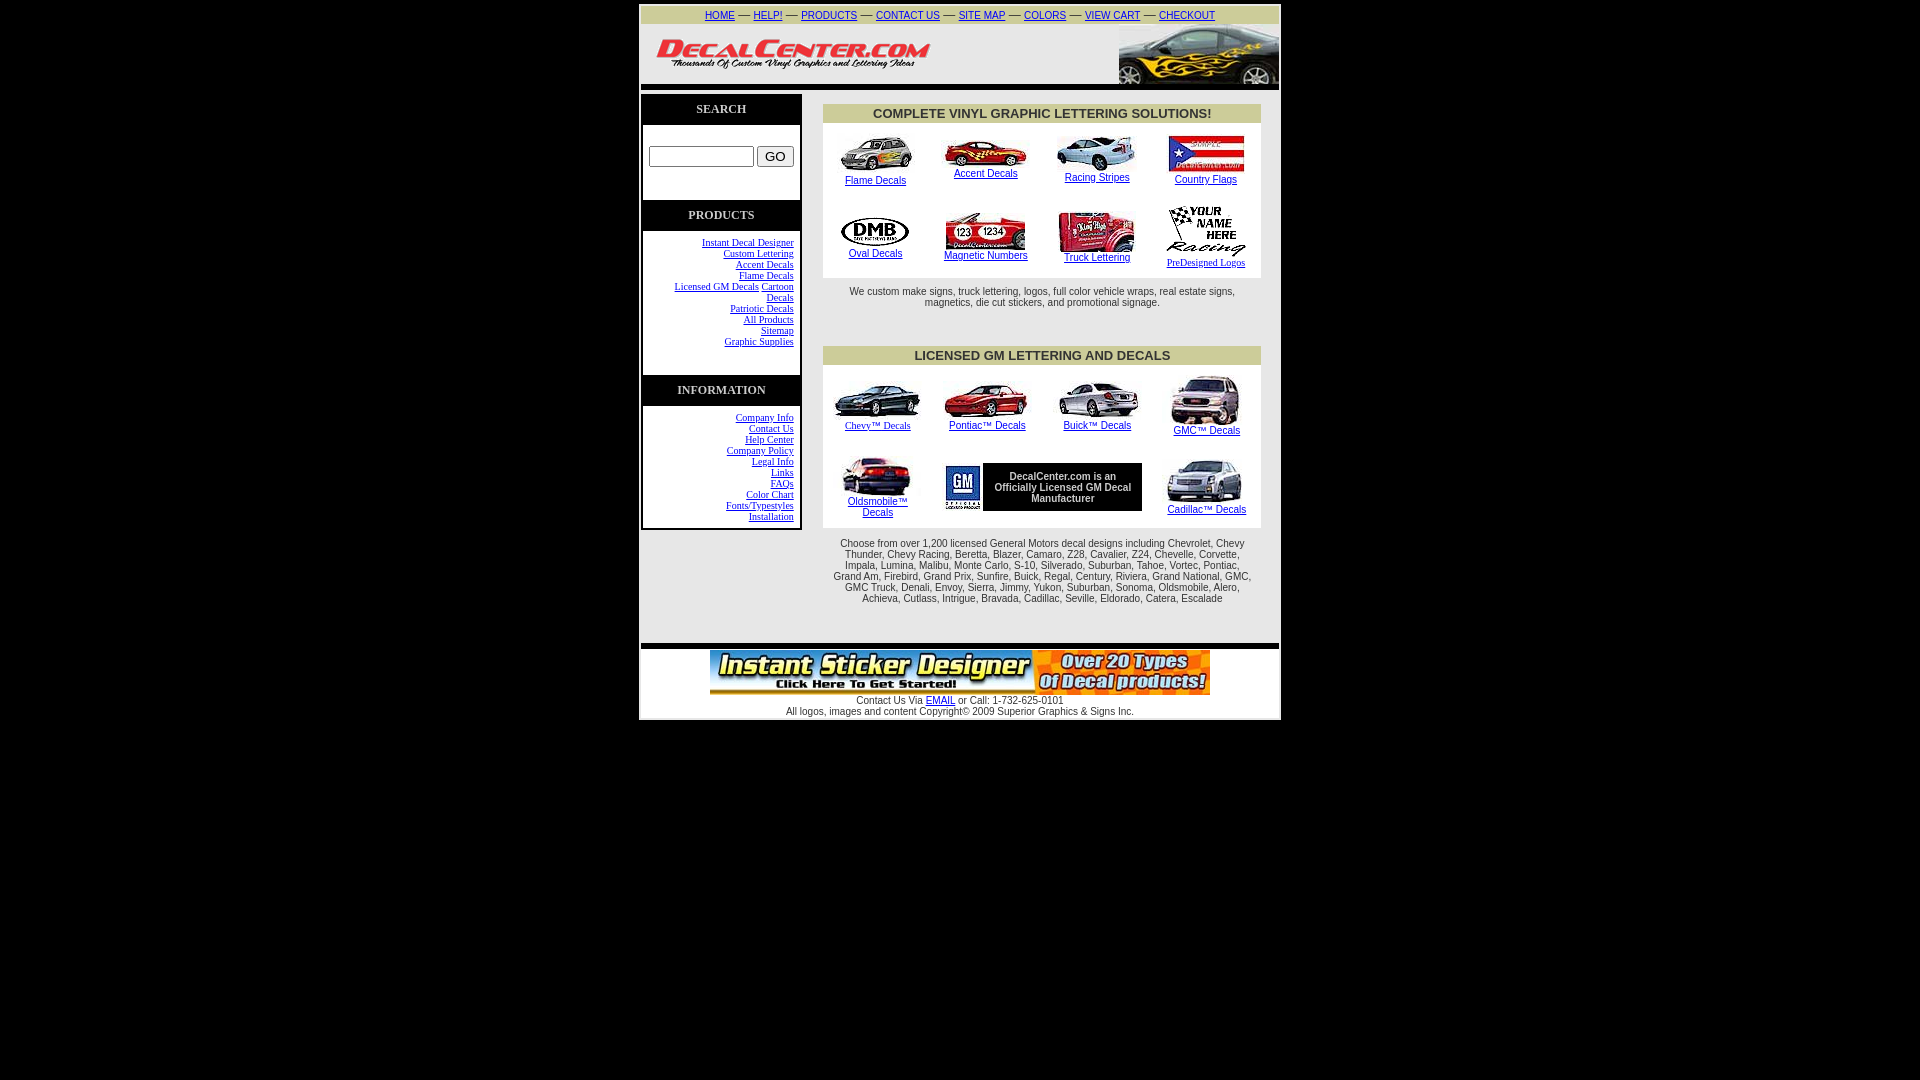 Image resolution: width=1920 pixels, height=1080 pixels. What do you see at coordinates (776, 329) in the screenshot?
I see `'Sitemap'` at bounding box center [776, 329].